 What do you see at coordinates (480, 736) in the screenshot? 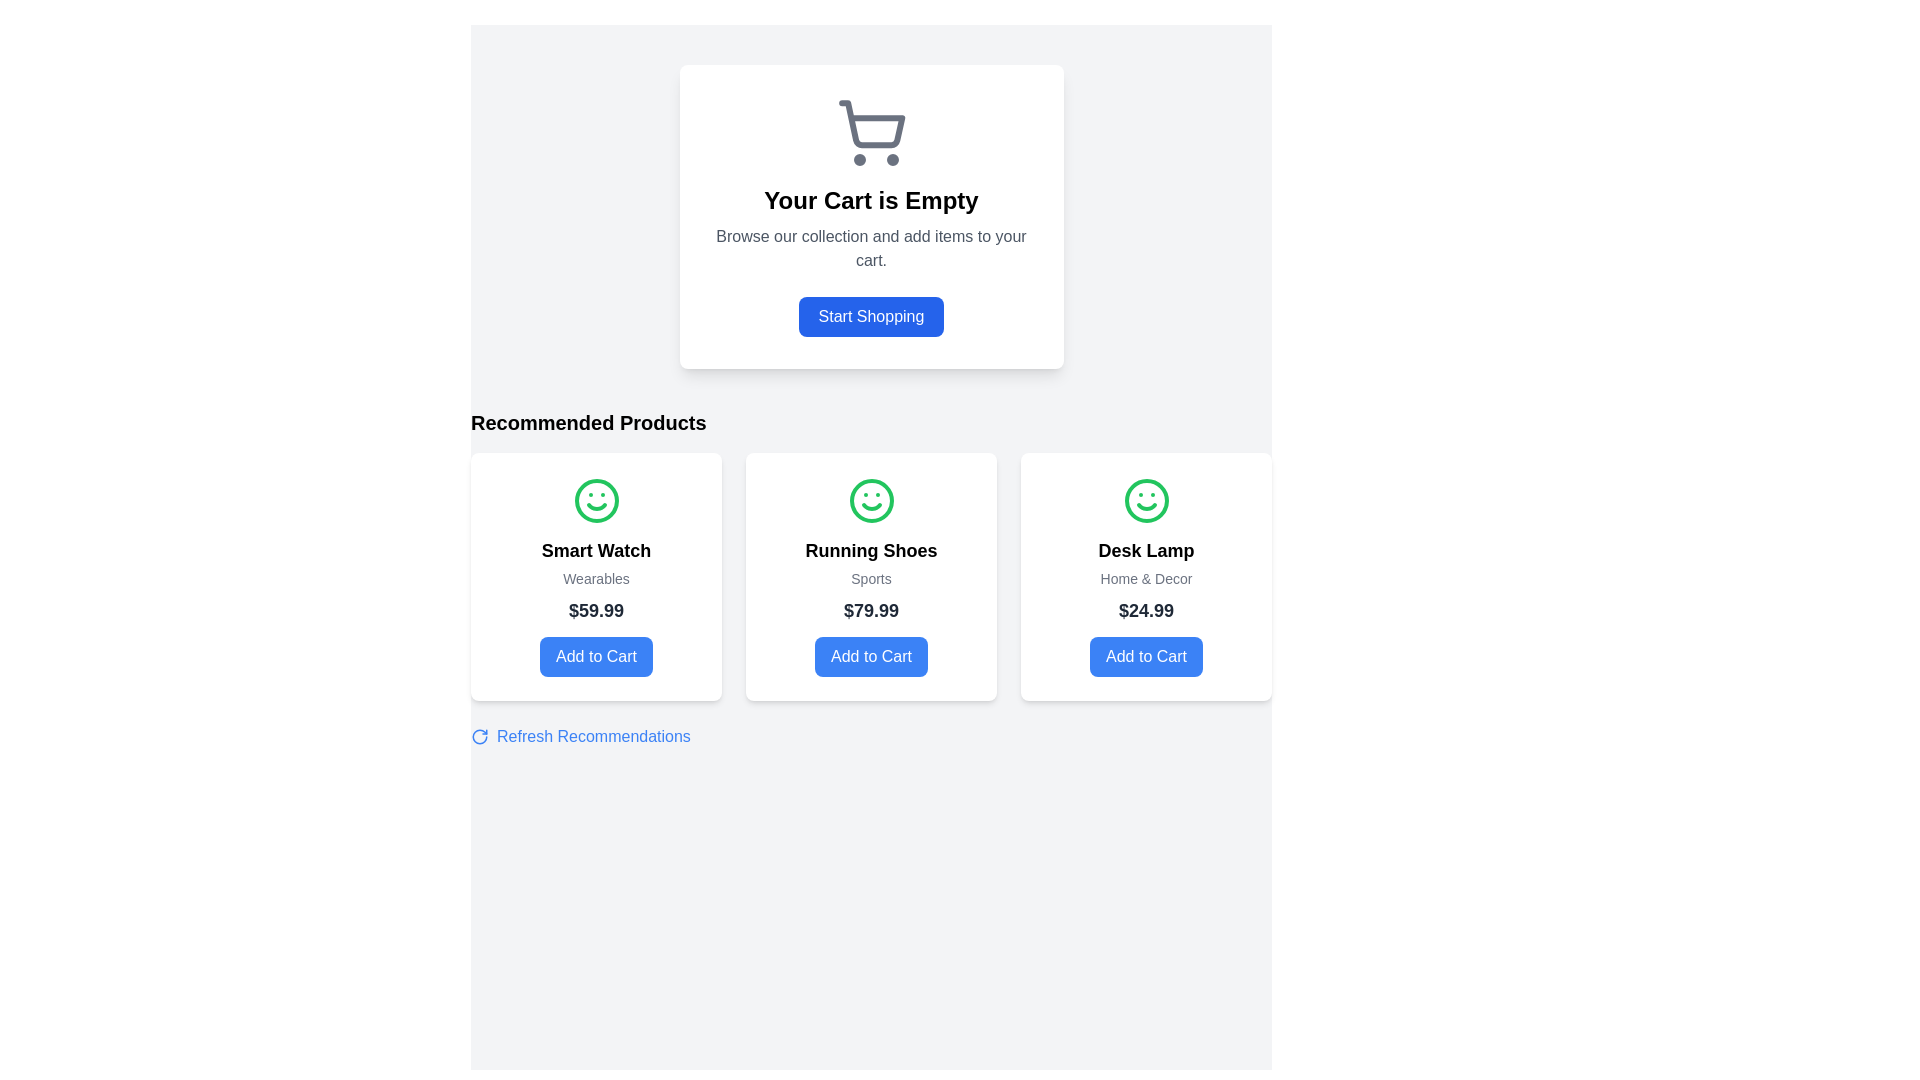
I see `the open-ended circular arrow icon indicating refresh located below the 'Recommended Products' heading` at bounding box center [480, 736].